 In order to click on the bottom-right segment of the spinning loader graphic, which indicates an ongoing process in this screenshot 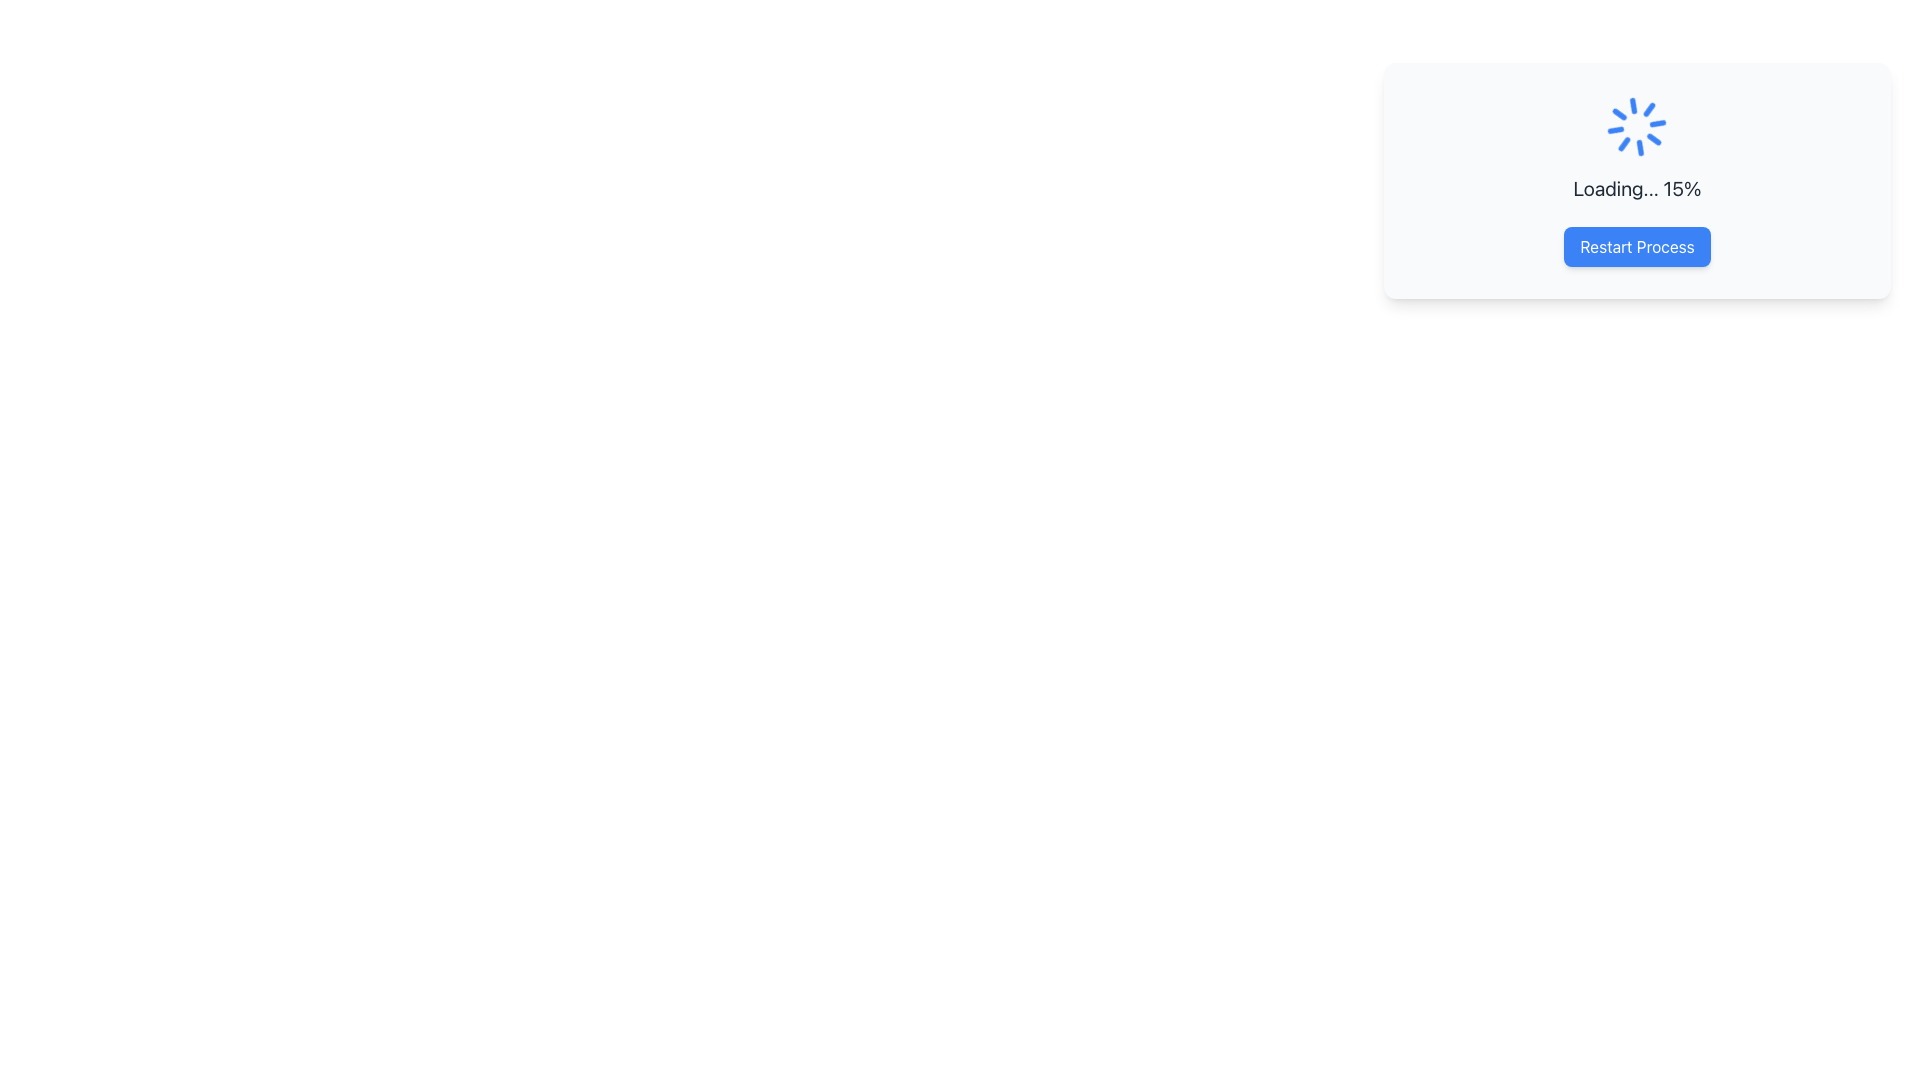, I will do `click(1618, 117)`.